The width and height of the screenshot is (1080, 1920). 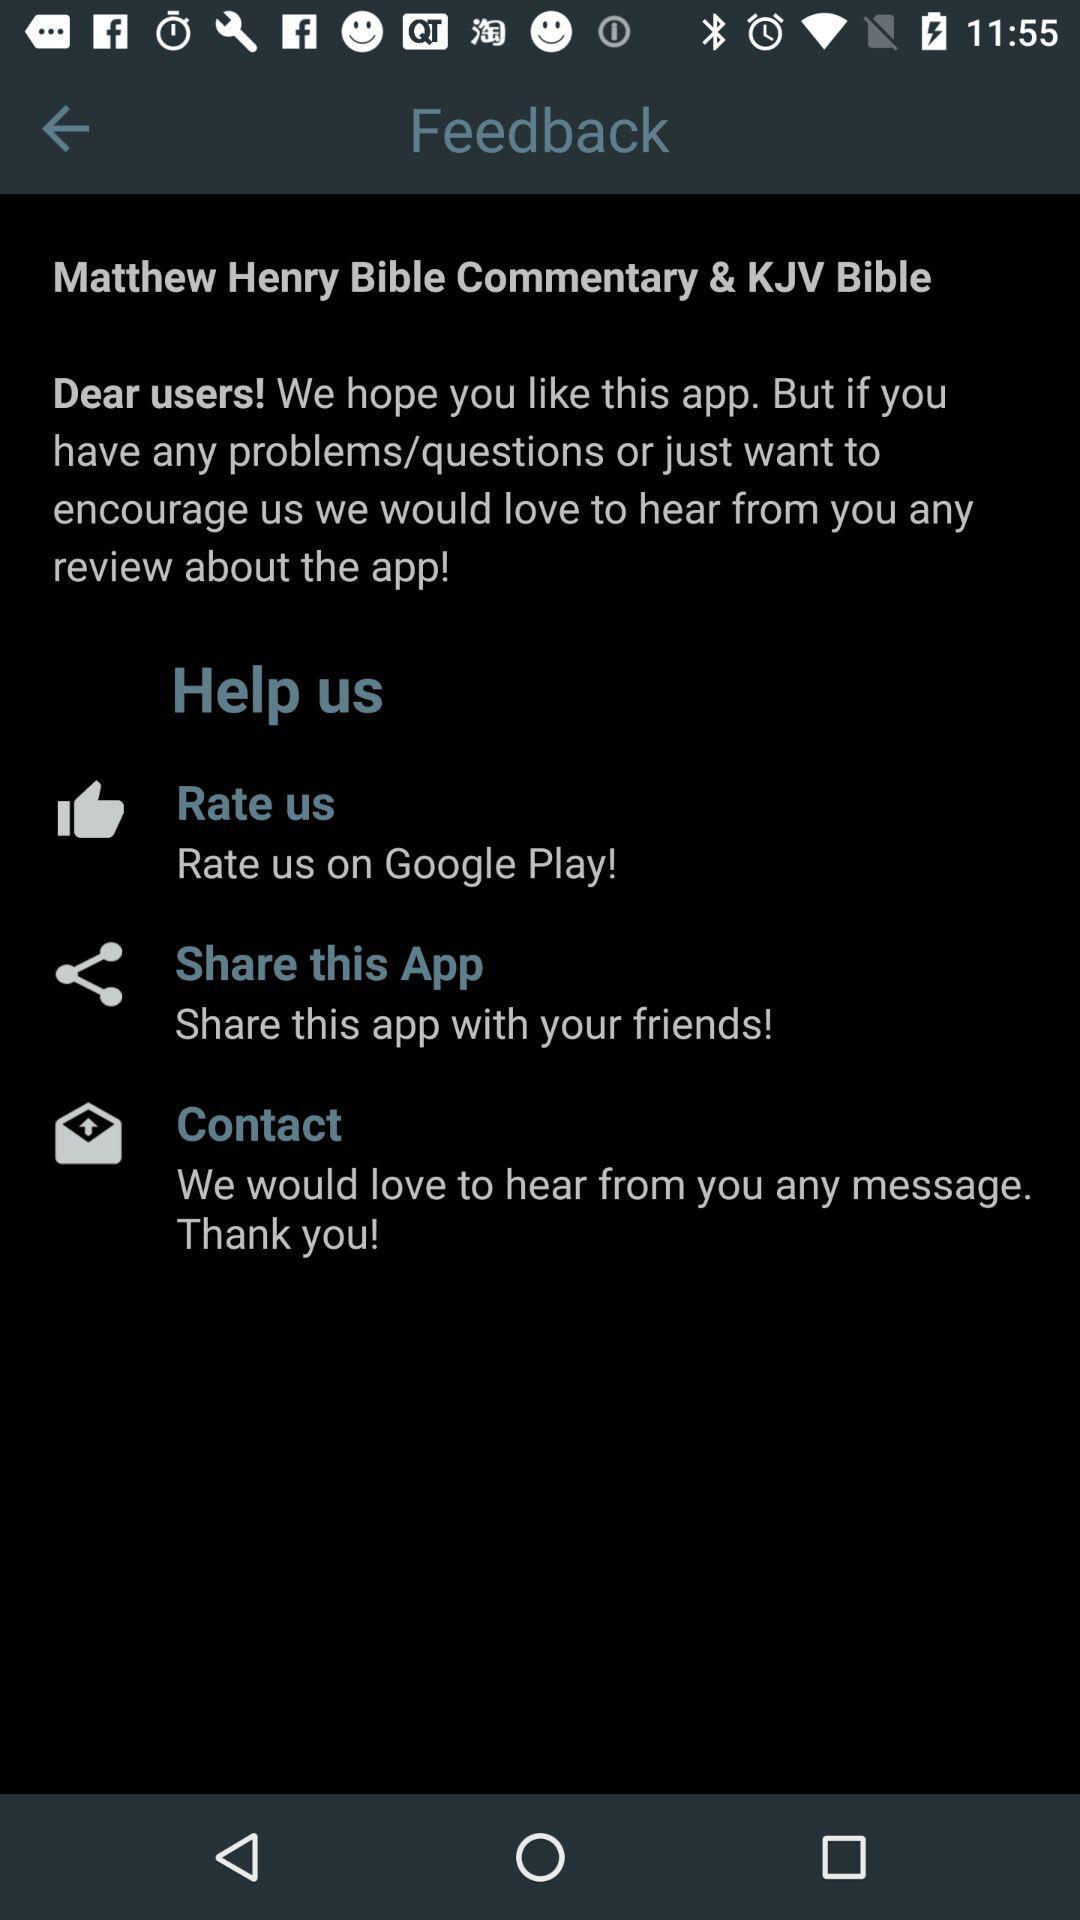 I want to click on icon to the left of feedback app, so click(x=64, y=127).